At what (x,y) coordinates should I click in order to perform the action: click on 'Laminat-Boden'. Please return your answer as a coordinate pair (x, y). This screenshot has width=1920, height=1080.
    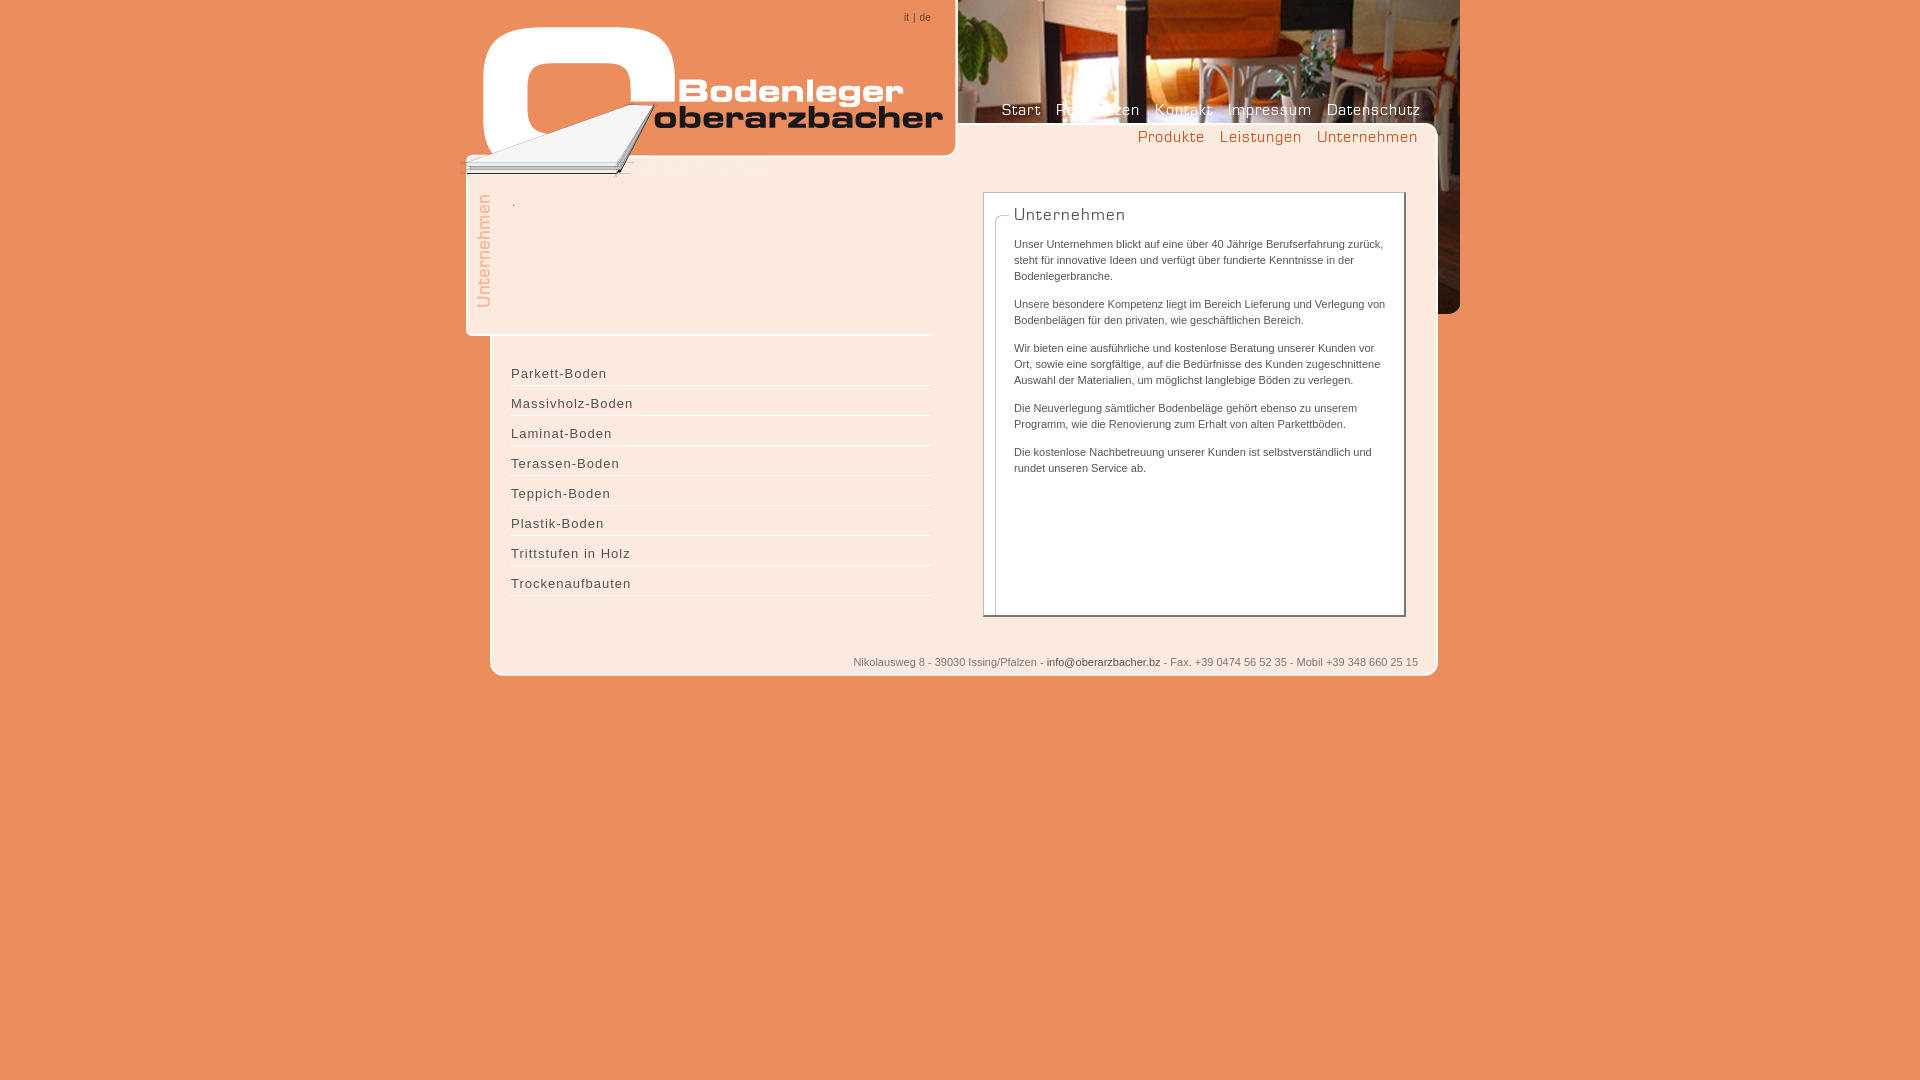
    Looking at the image, I should click on (720, 430).